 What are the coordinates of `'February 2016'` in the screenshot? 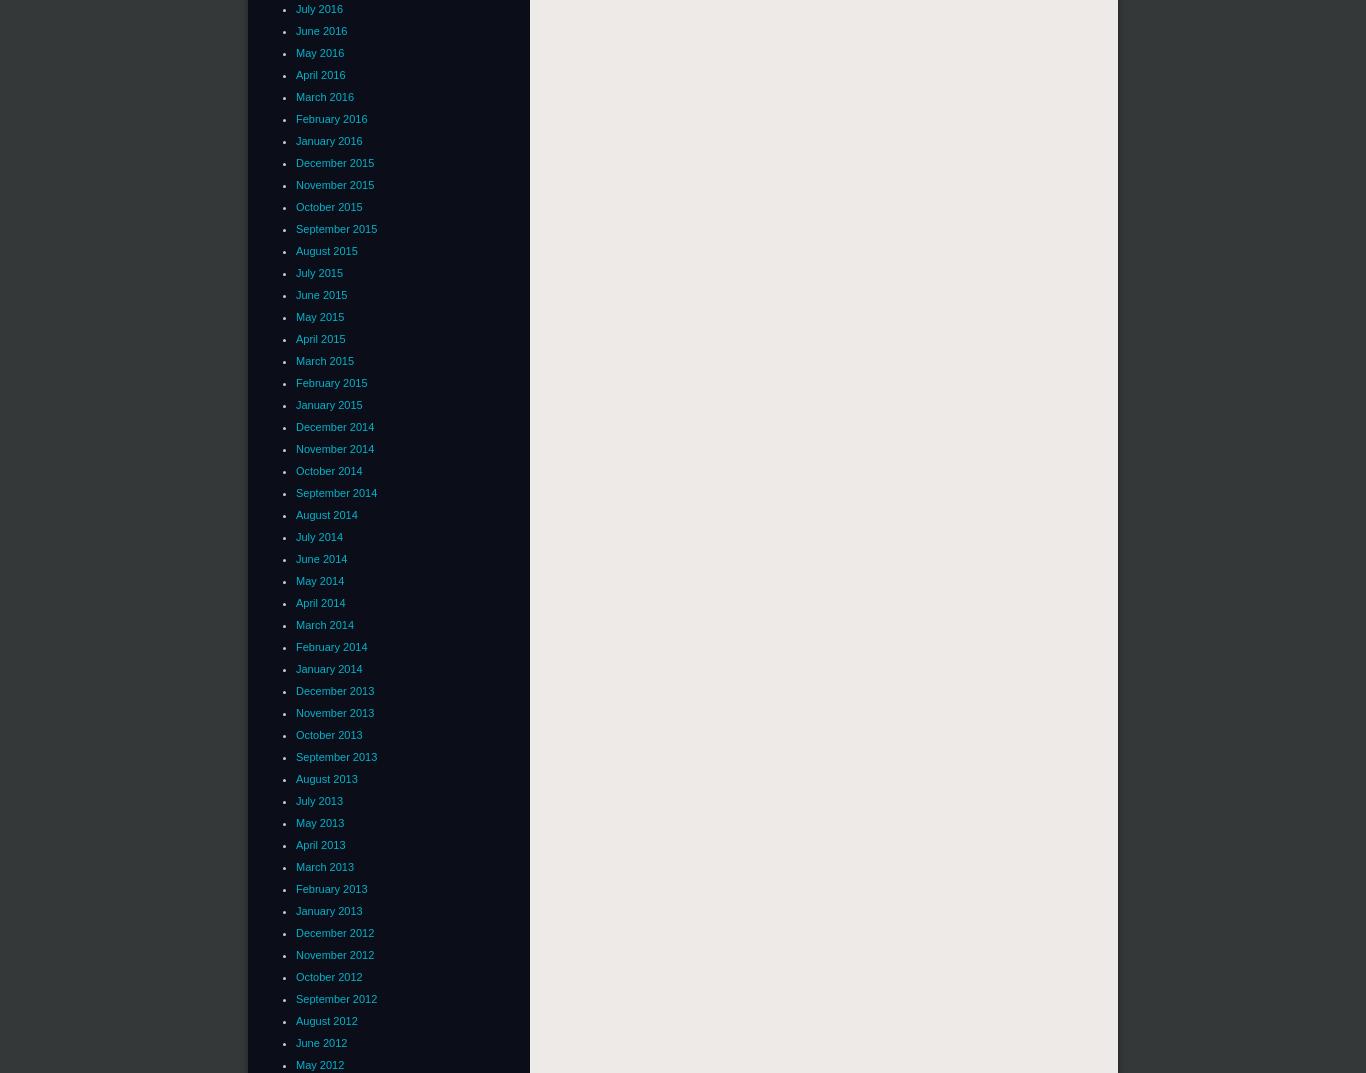 It's located at (331, 118).